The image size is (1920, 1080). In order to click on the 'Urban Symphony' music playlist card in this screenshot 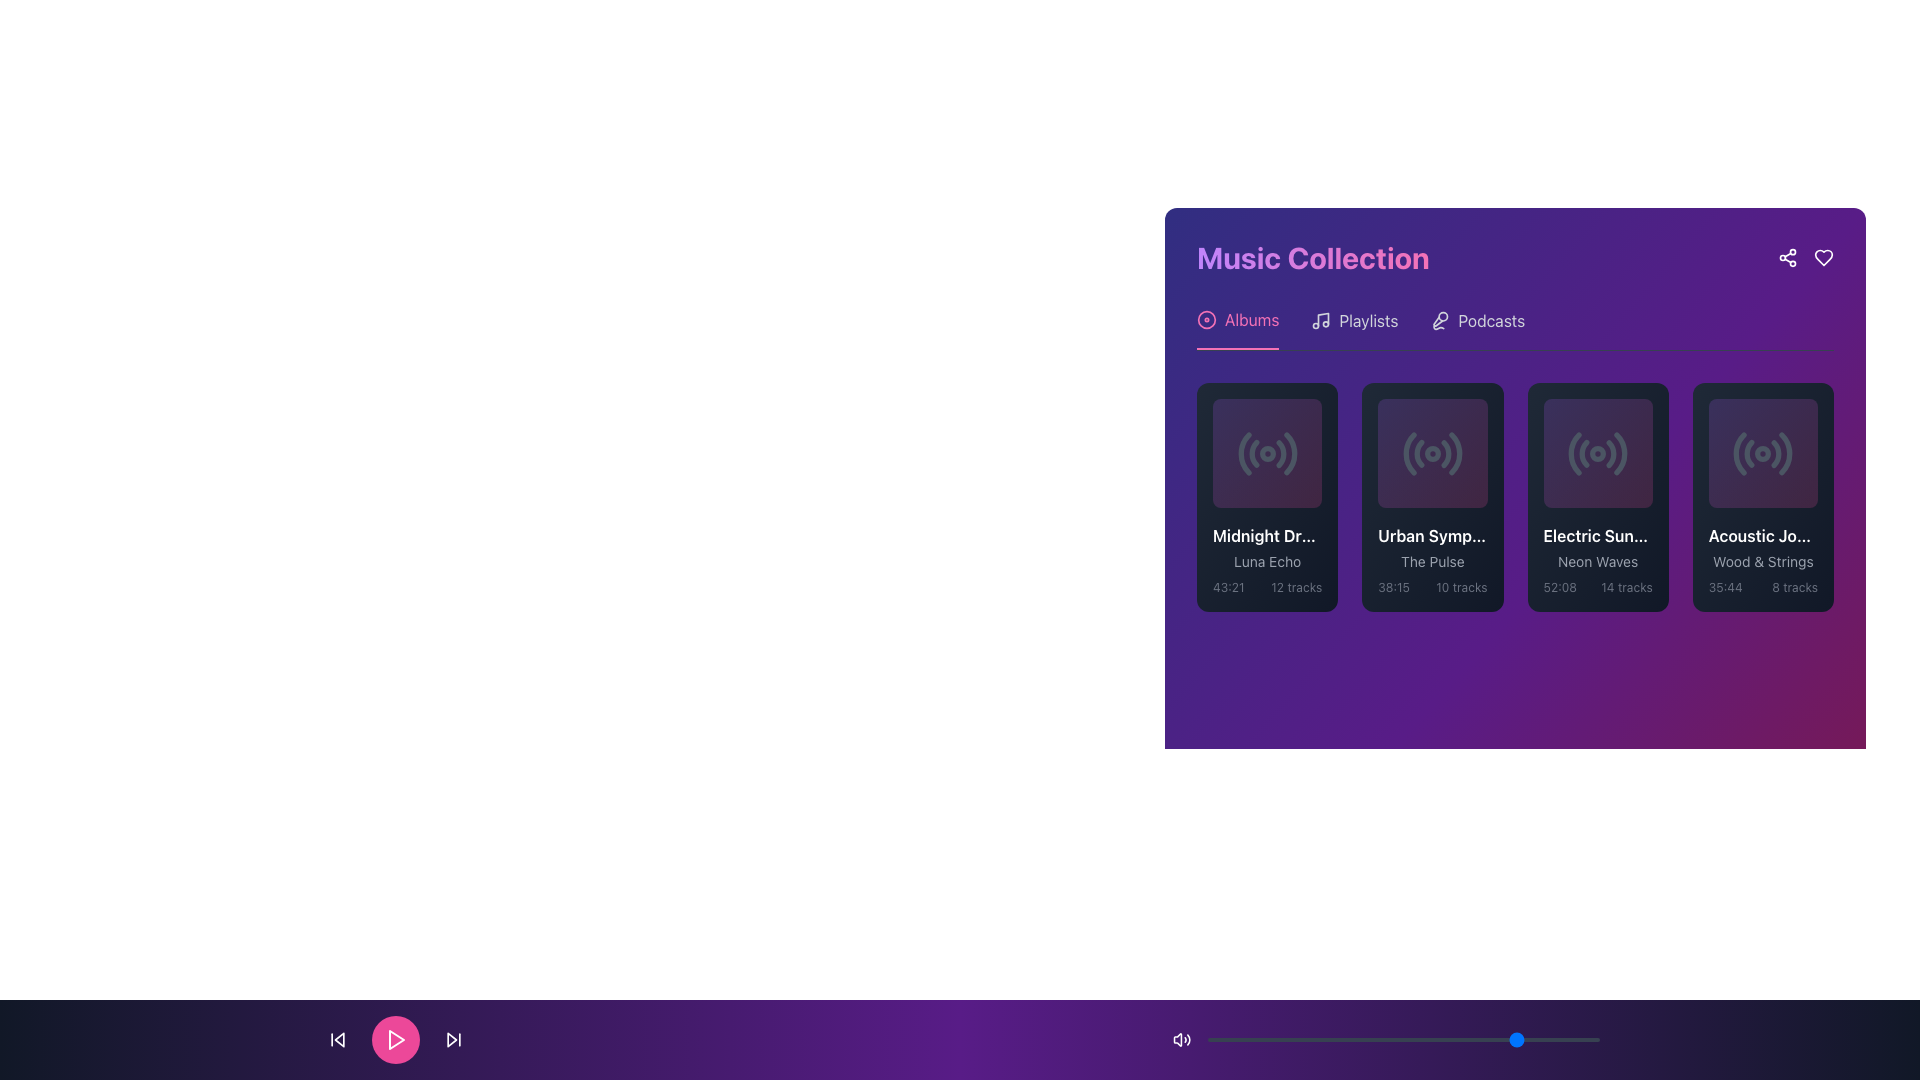, I will do `click(1431, 496)`.